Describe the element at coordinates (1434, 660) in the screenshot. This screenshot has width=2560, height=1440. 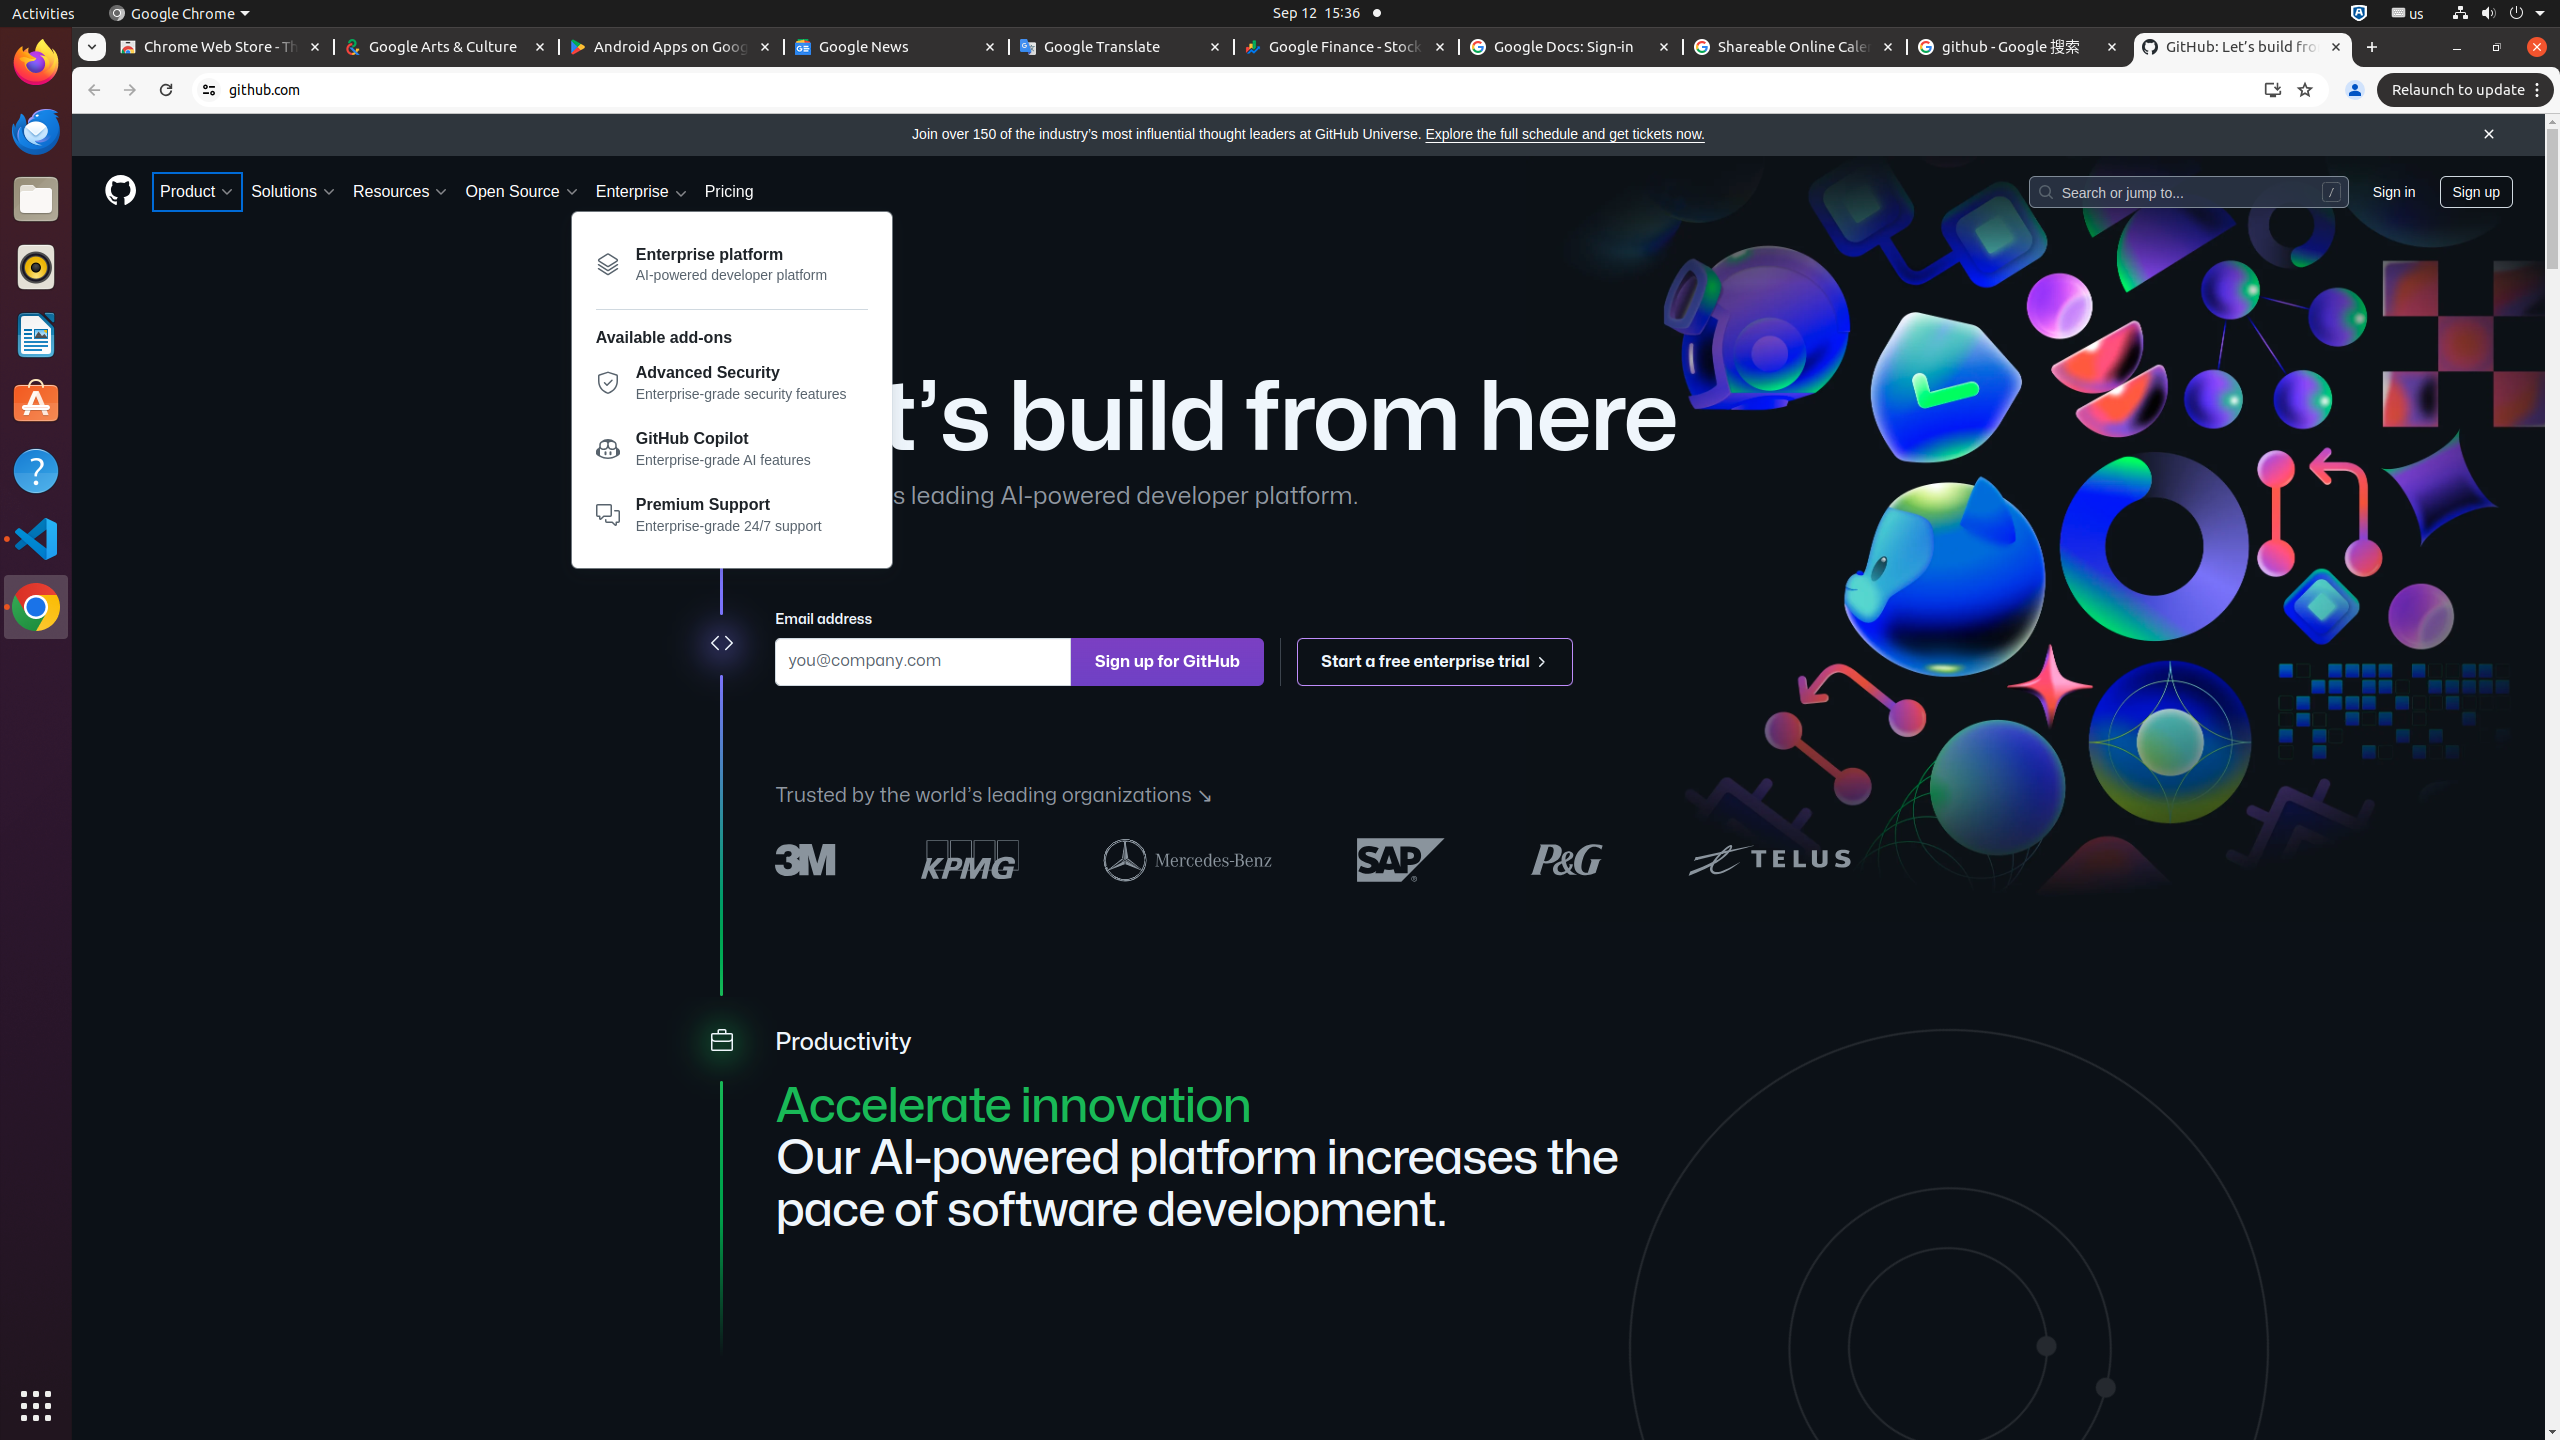
I see `'Start a free enterprise trial '` at that location.